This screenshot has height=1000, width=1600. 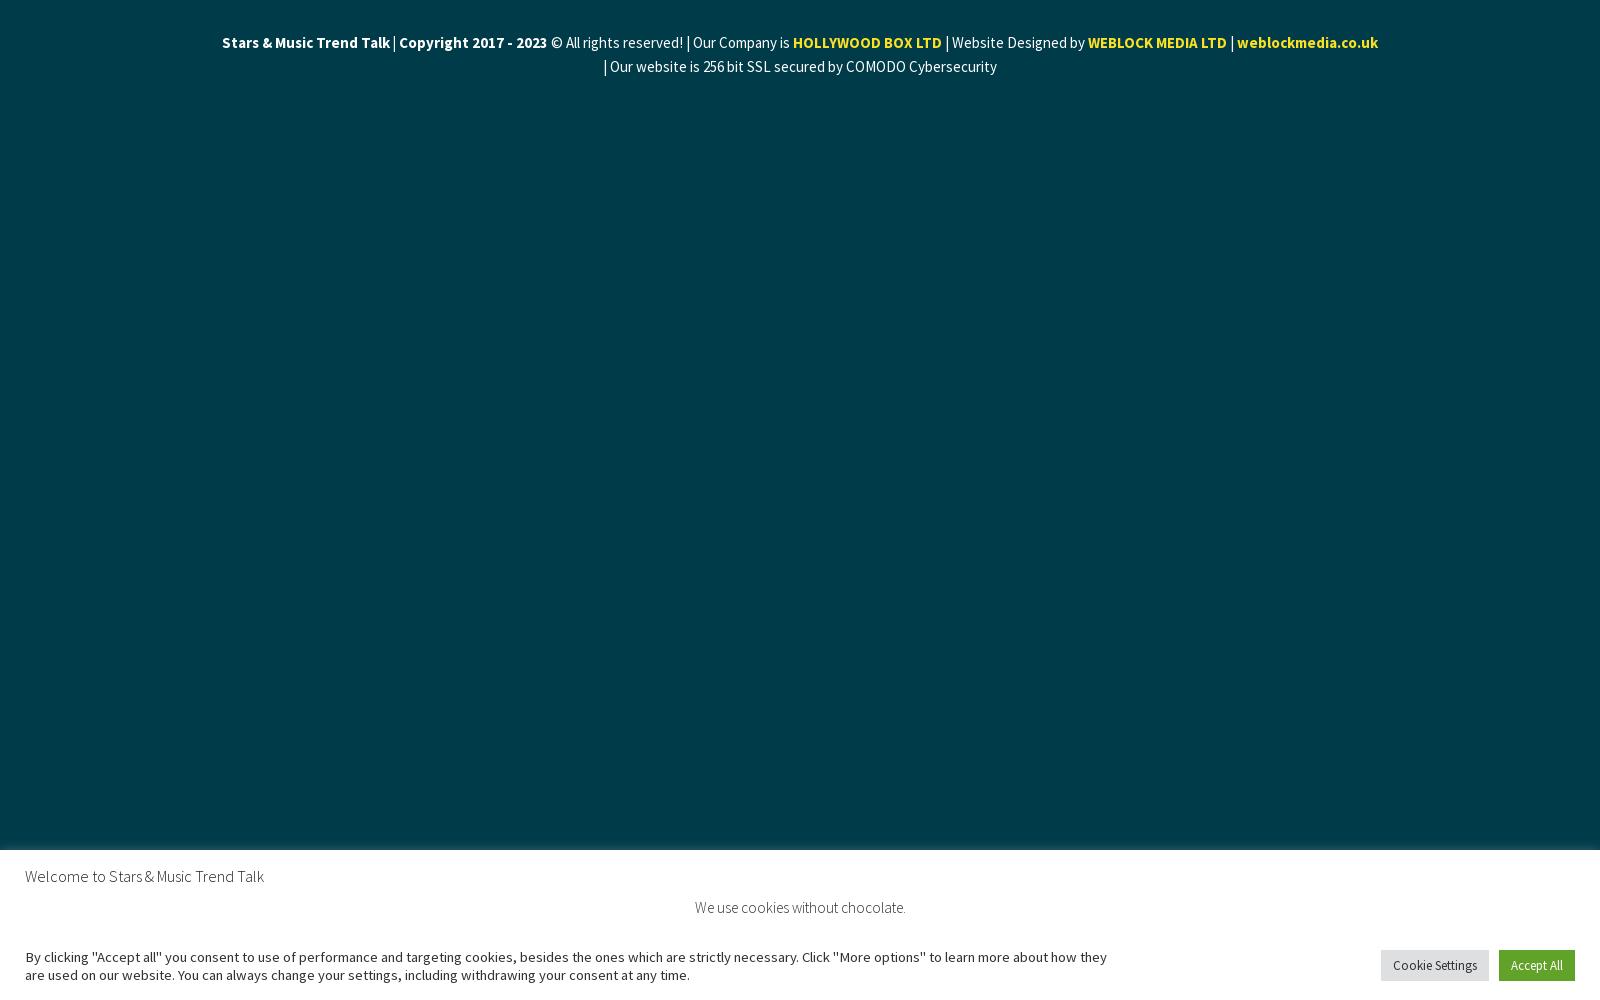 What do you see at coordinates (670, 42) in the screenshot?
I see `'© All  rights reserved! | Our Company is'` at bounding box center [670, 42].